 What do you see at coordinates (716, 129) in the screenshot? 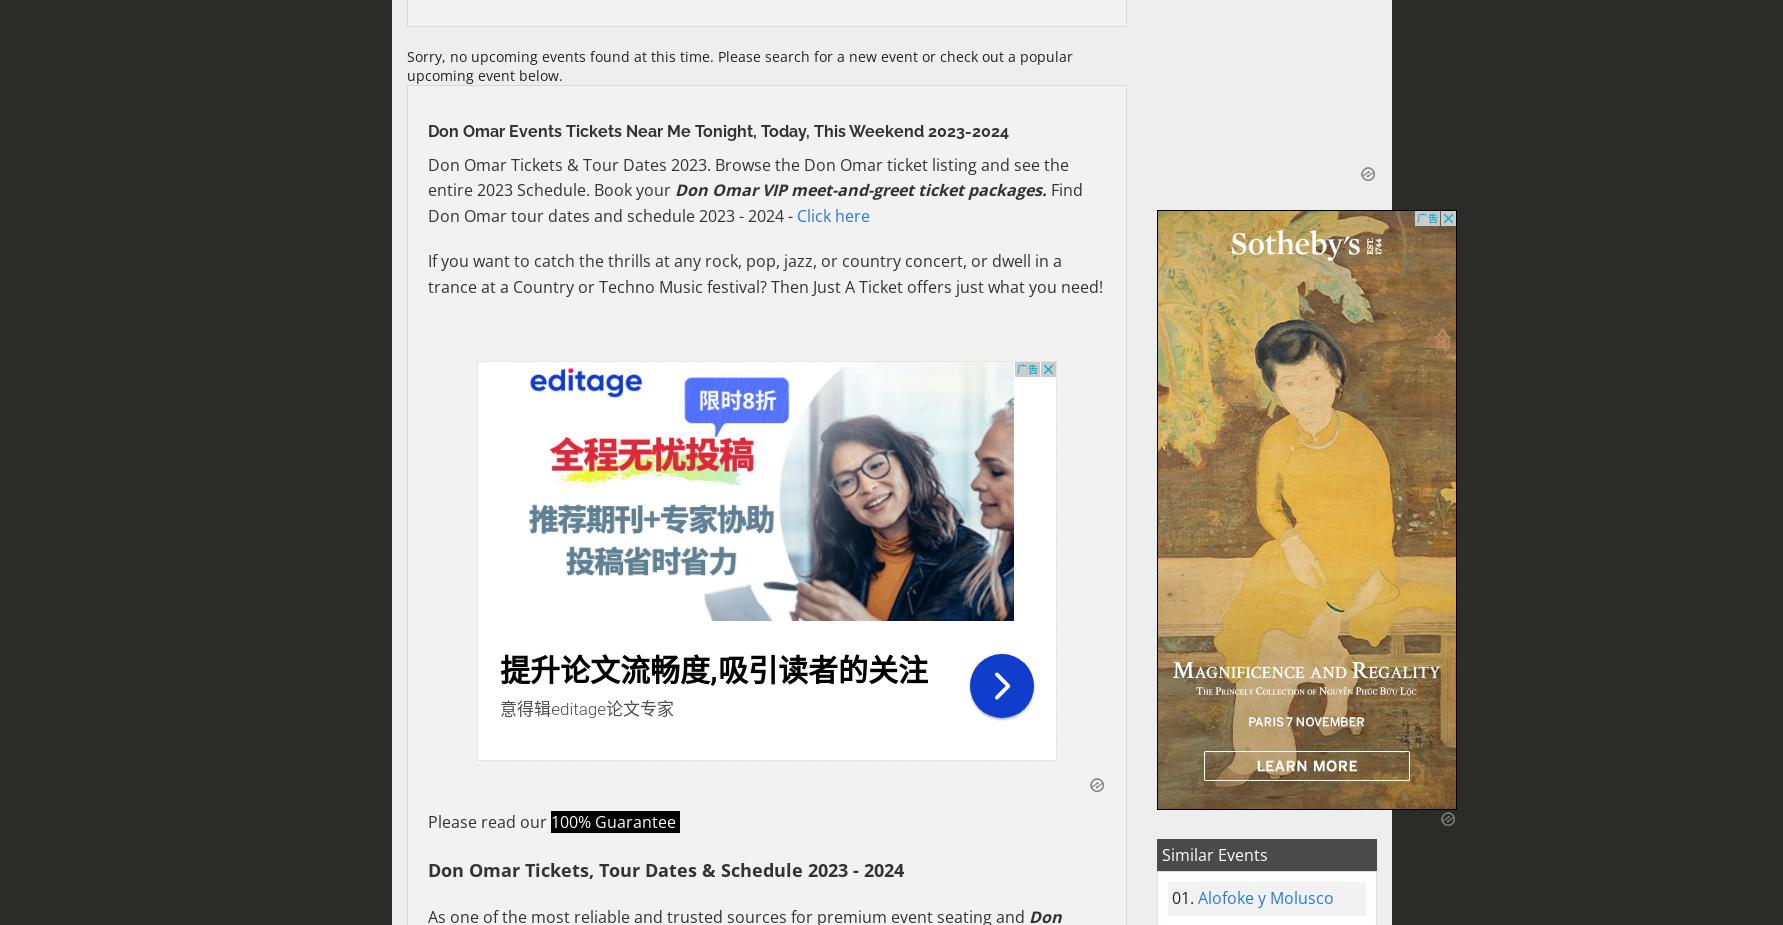
I see `'Don Omar Events Tickets Near Me Tonight, Today, This Weekend 2023-2024'` at bounding box center [716, 129].